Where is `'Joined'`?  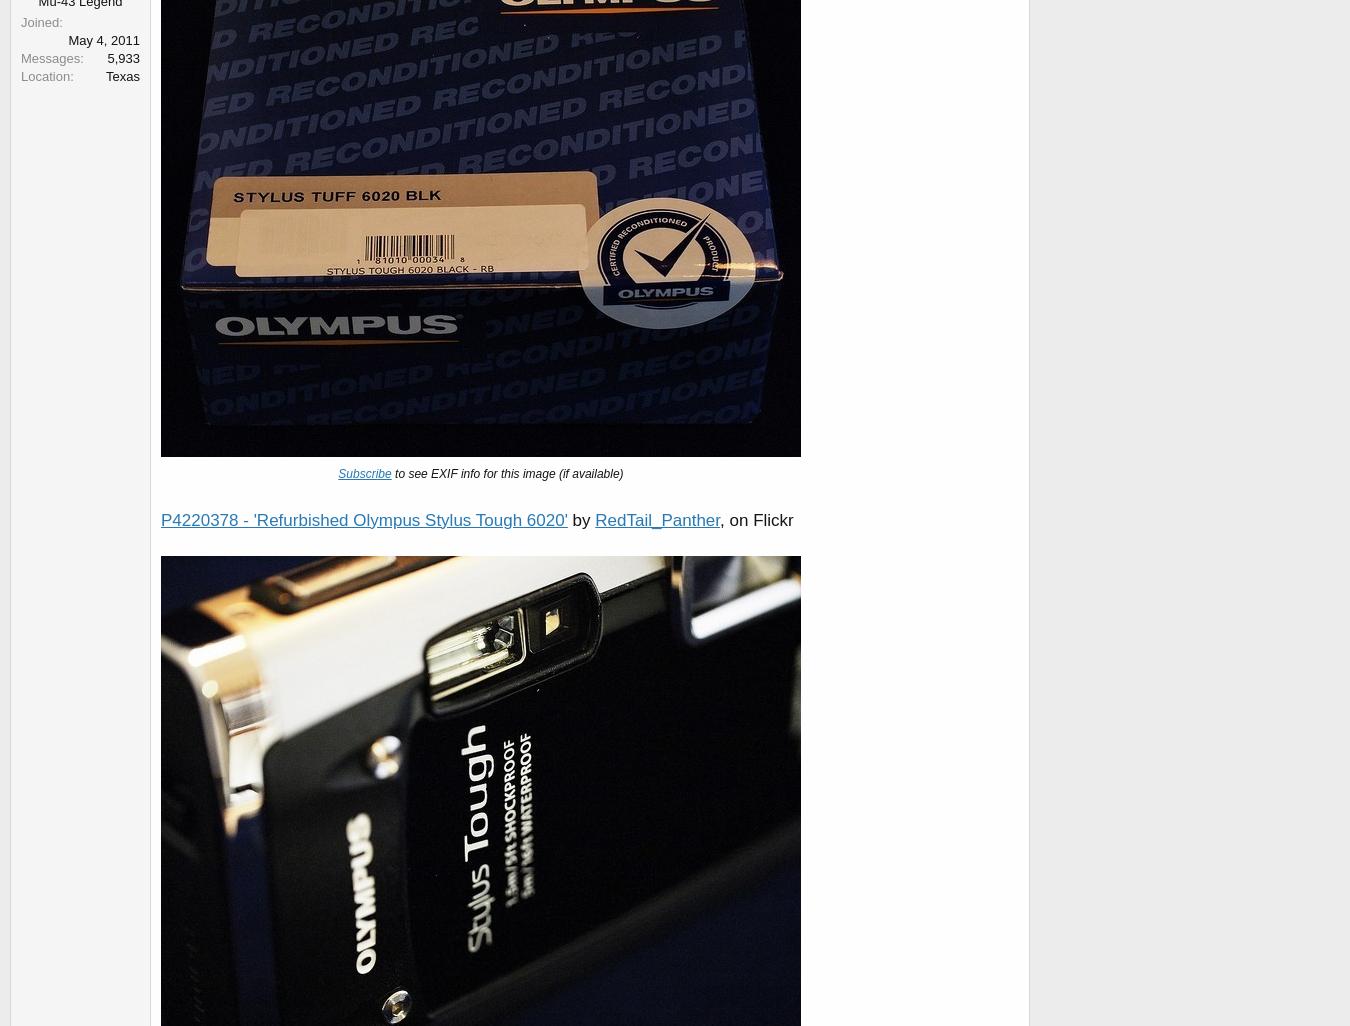 'Joined' is located at coordinates (38, 21).